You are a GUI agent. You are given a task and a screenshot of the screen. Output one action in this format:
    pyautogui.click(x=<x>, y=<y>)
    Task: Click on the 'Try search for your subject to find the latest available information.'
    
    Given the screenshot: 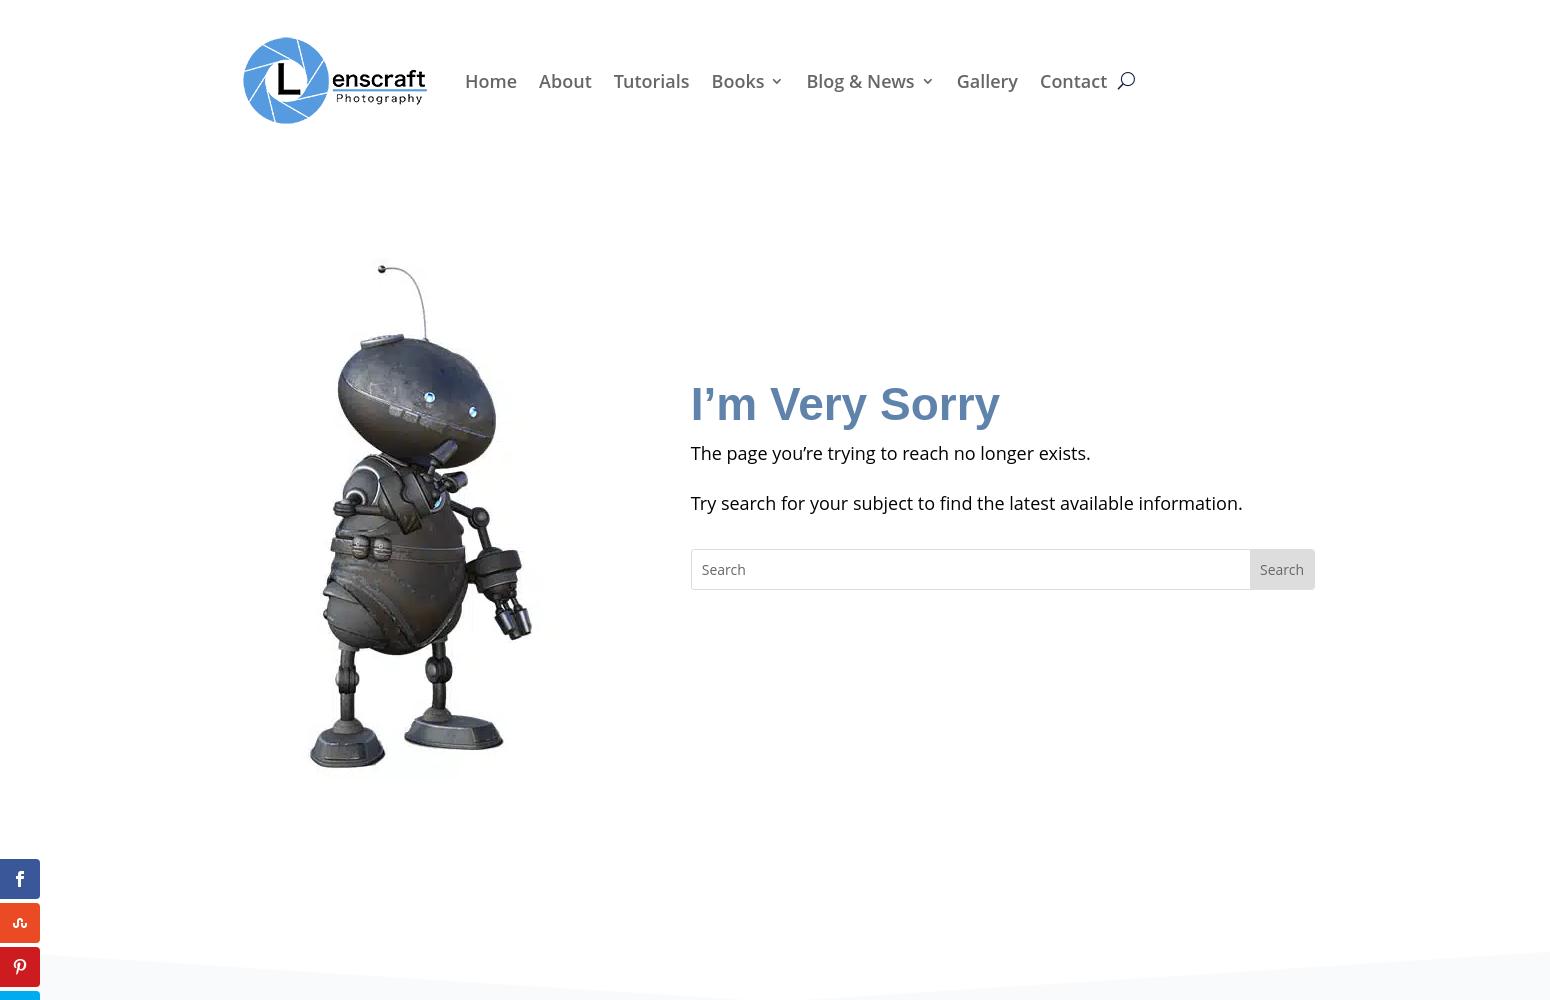 What is the action you would take?
    pyautogui.click(x=964, y=503)
    